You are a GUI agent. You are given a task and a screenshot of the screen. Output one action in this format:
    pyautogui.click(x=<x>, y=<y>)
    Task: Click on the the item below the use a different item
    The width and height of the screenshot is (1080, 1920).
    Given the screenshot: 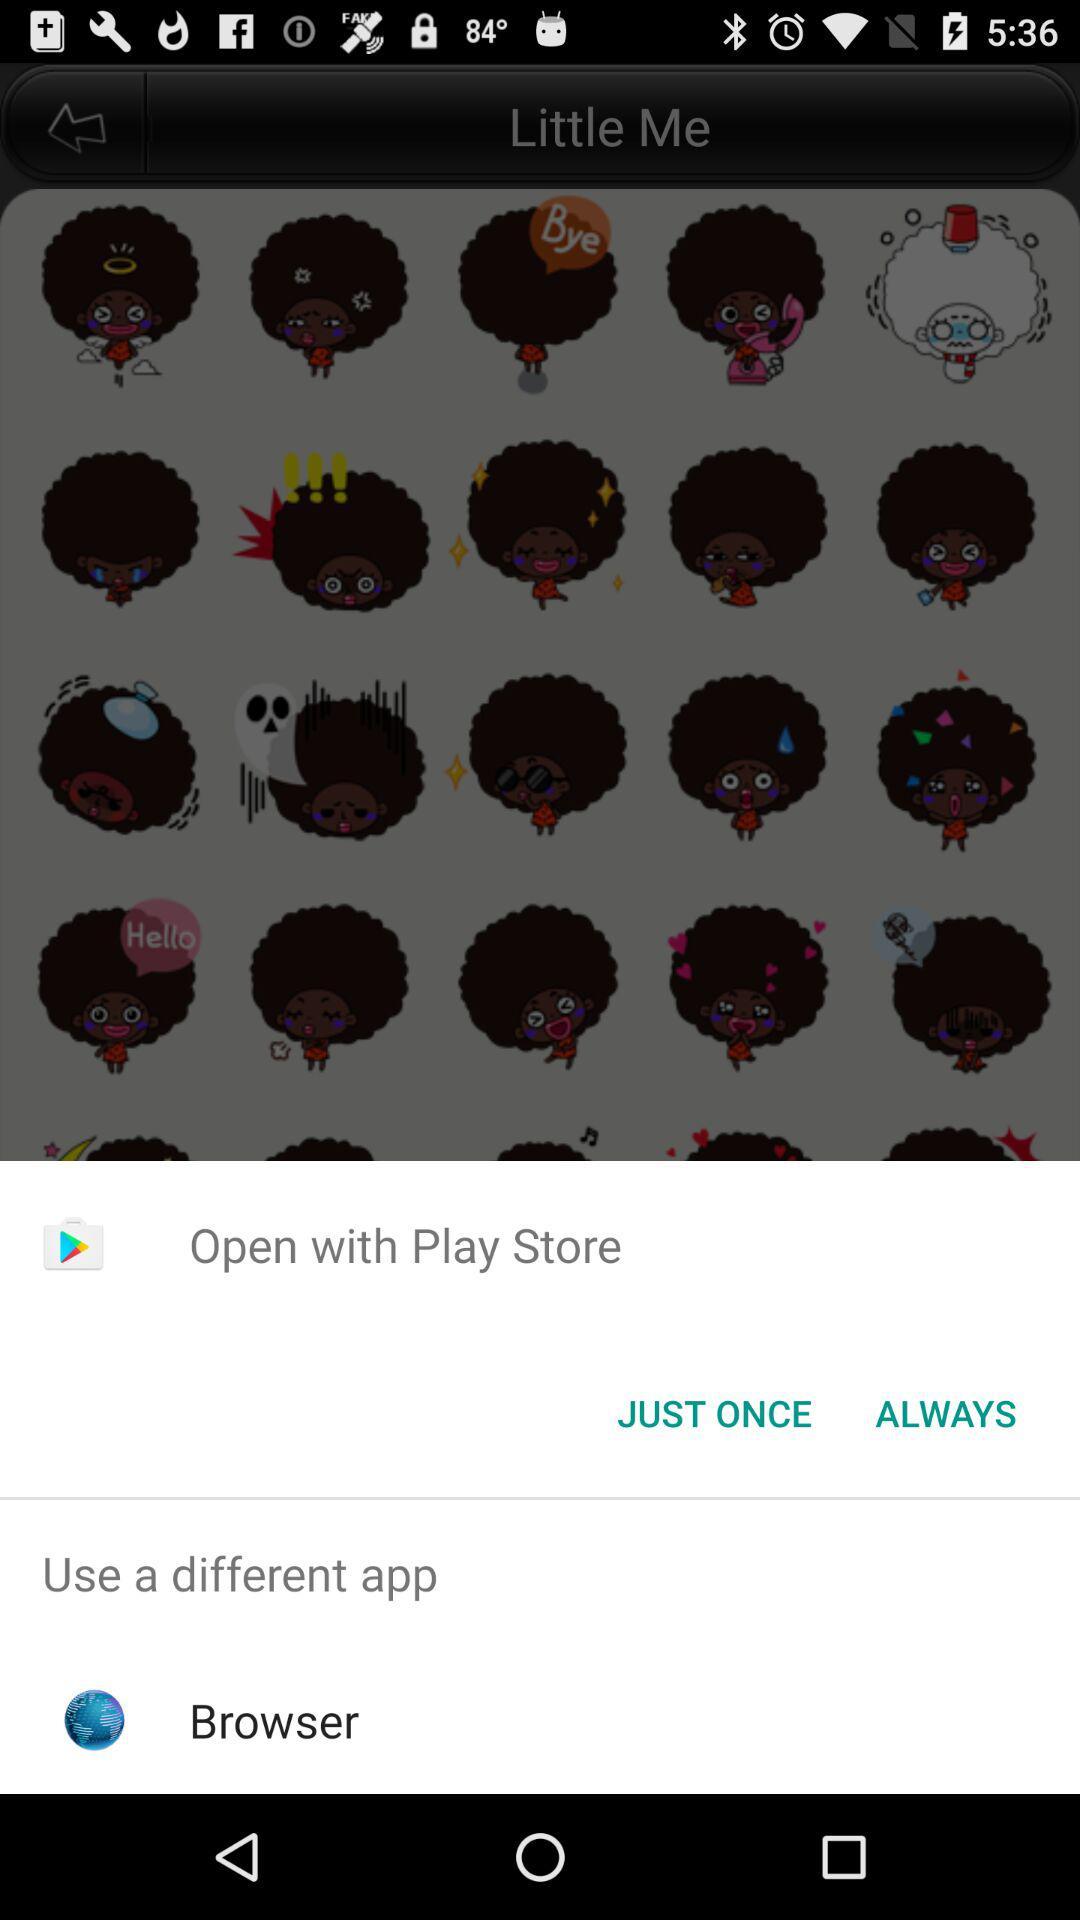 What is the action you would take?
    pyautogui.click(x=274, y=1719)
    